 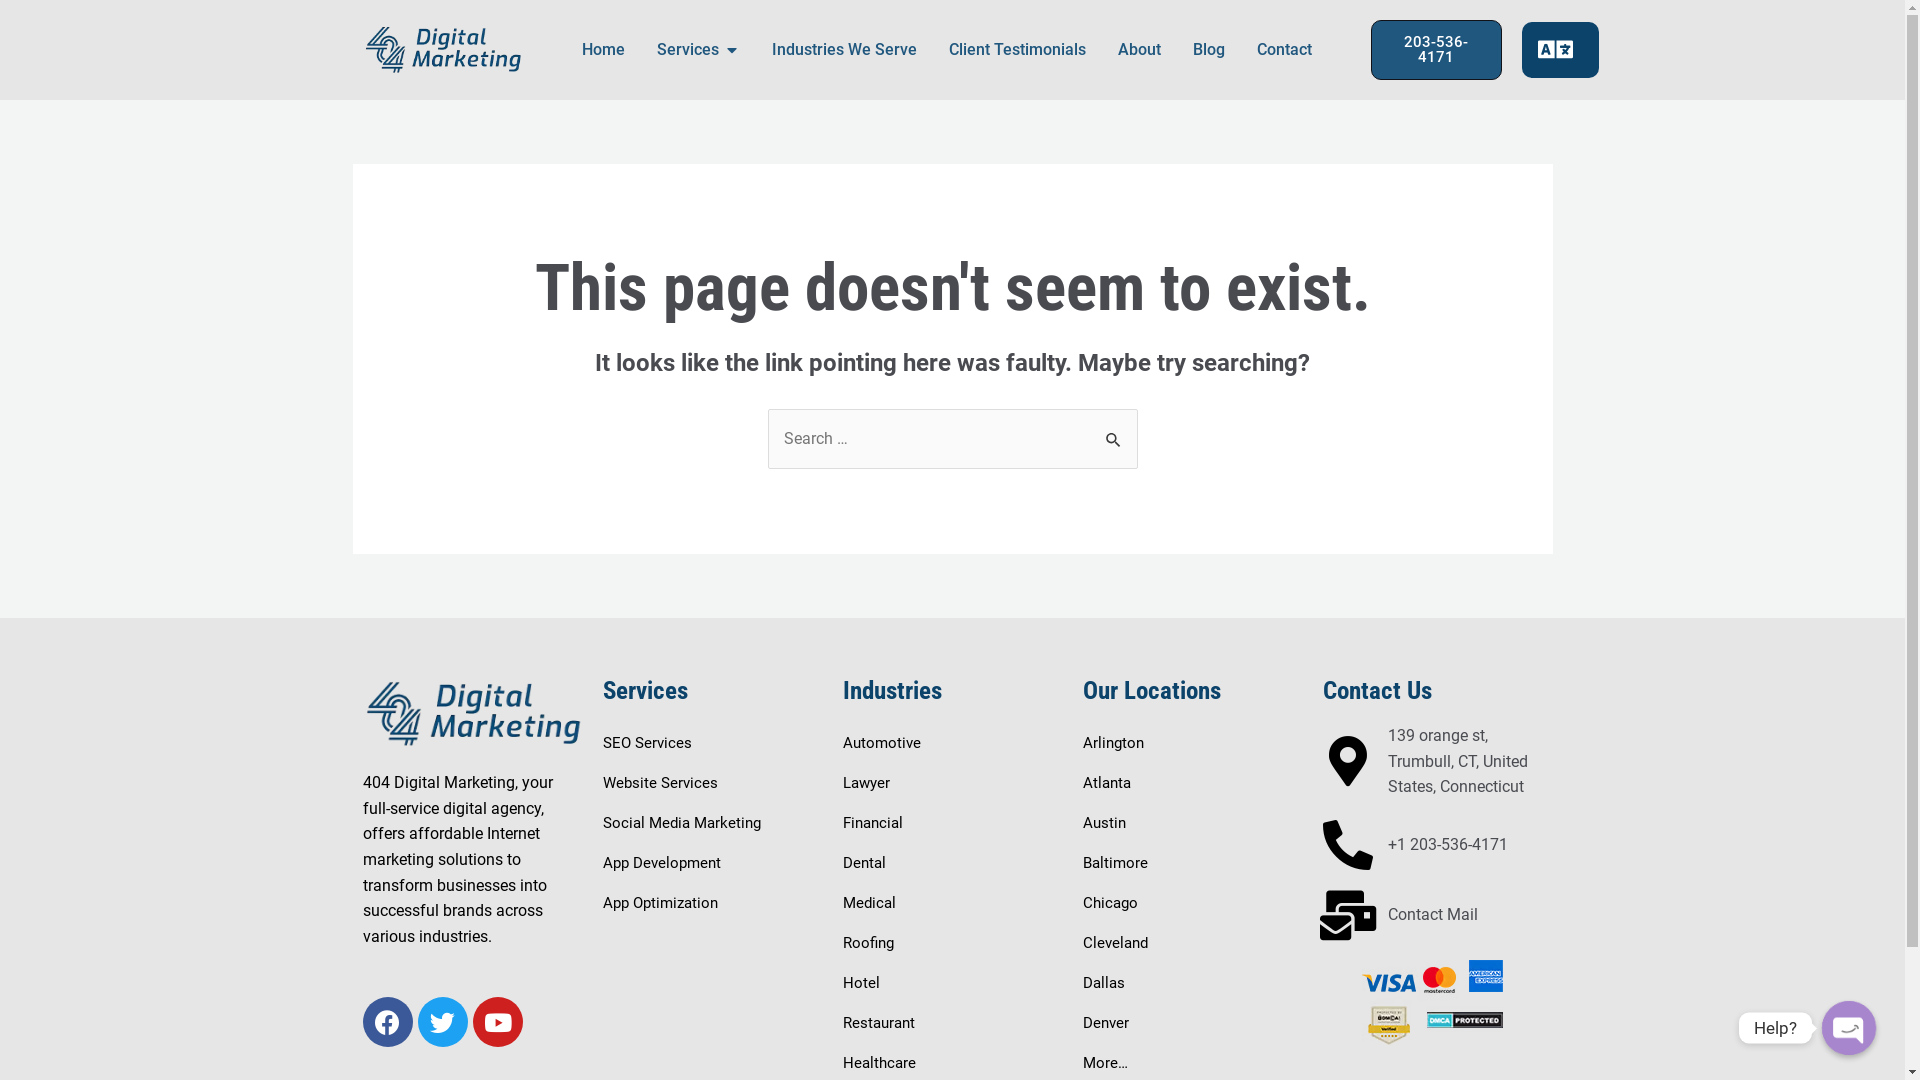 What do you see at coordinates (661, 862) in the screenshot?
I see `'App Development'` at bounding box center [661, 862].